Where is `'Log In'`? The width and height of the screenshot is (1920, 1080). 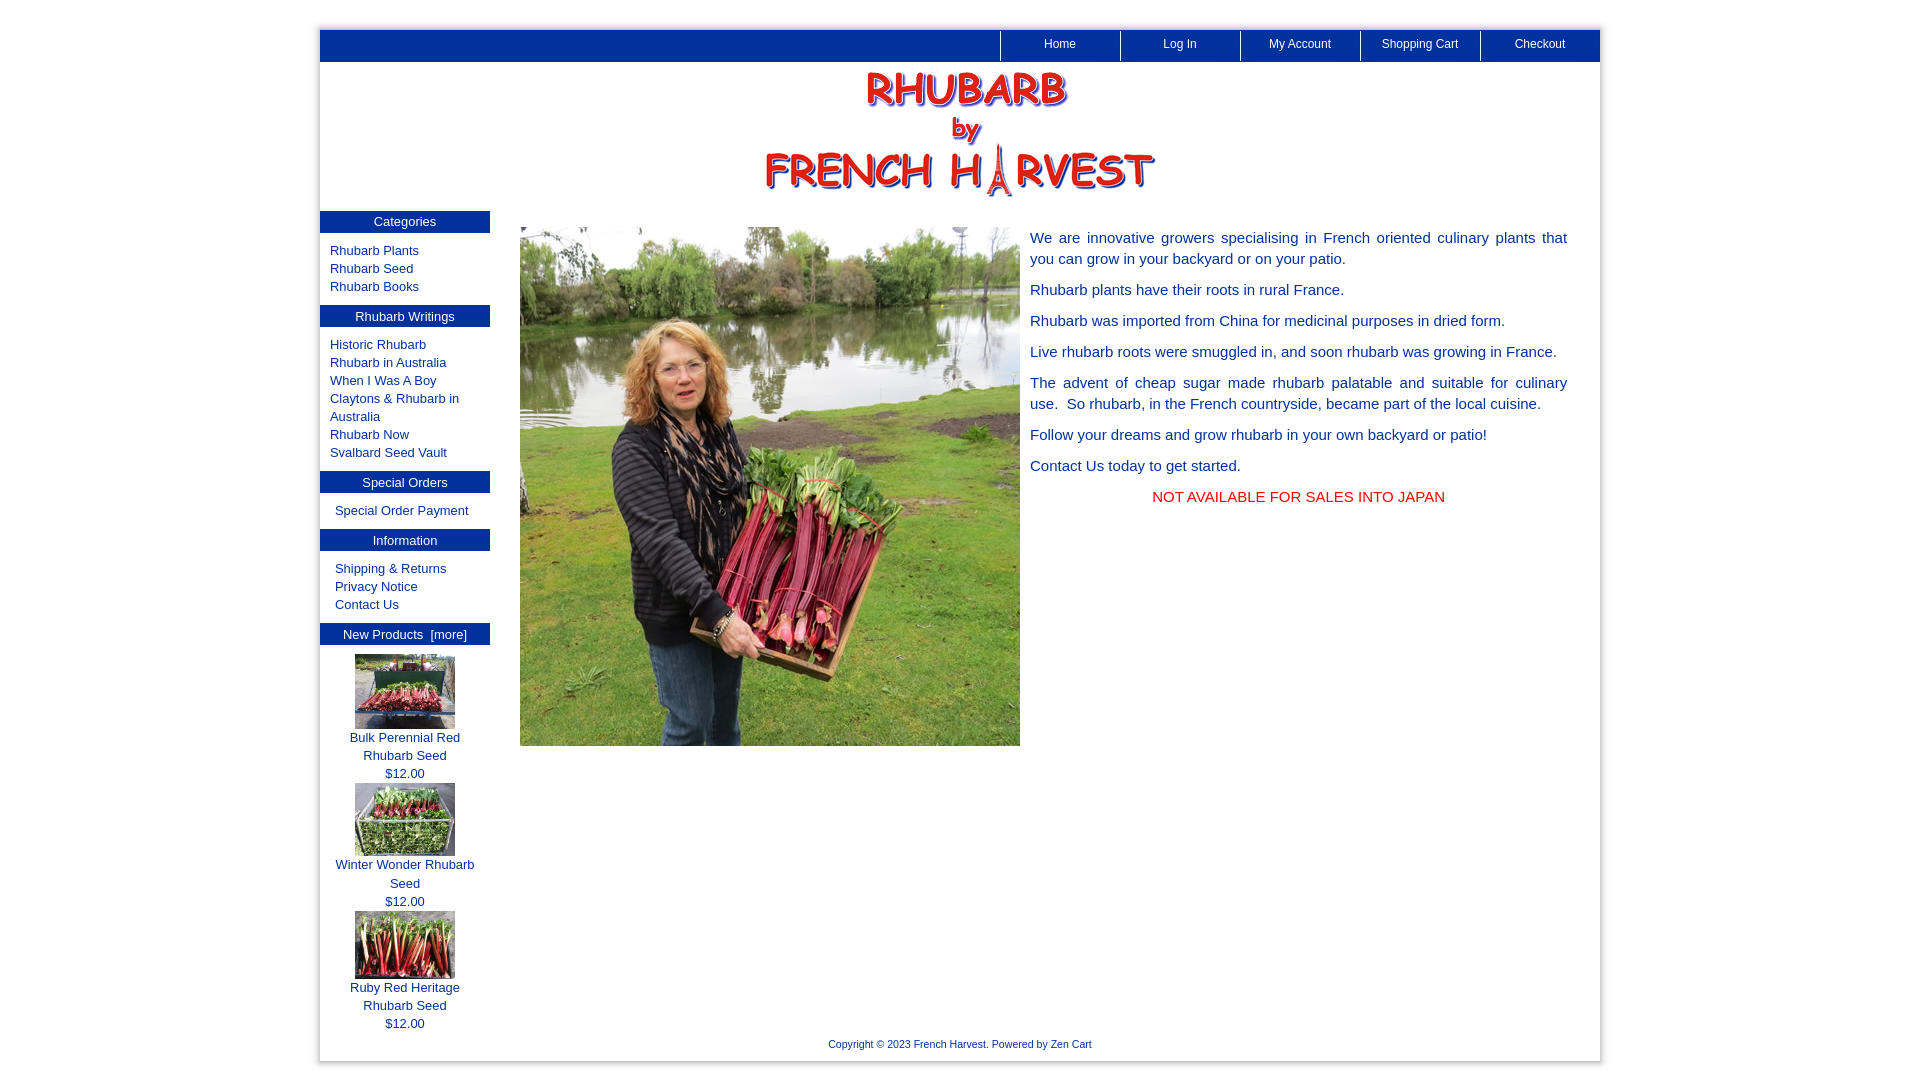
'Log In' is located at coordinates (1180, 45).